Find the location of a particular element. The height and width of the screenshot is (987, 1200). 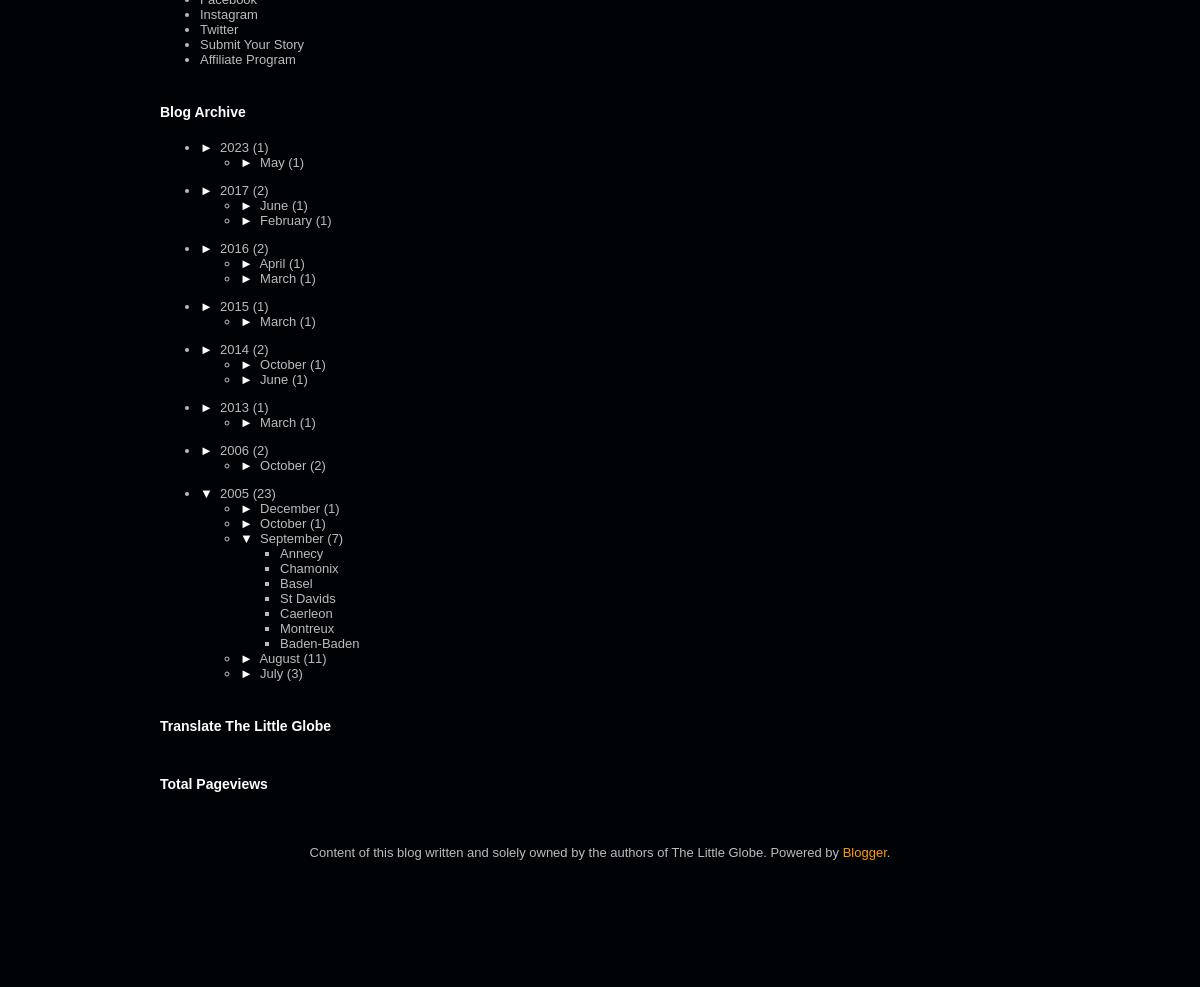

'February' is located at coordinates (259, 219).